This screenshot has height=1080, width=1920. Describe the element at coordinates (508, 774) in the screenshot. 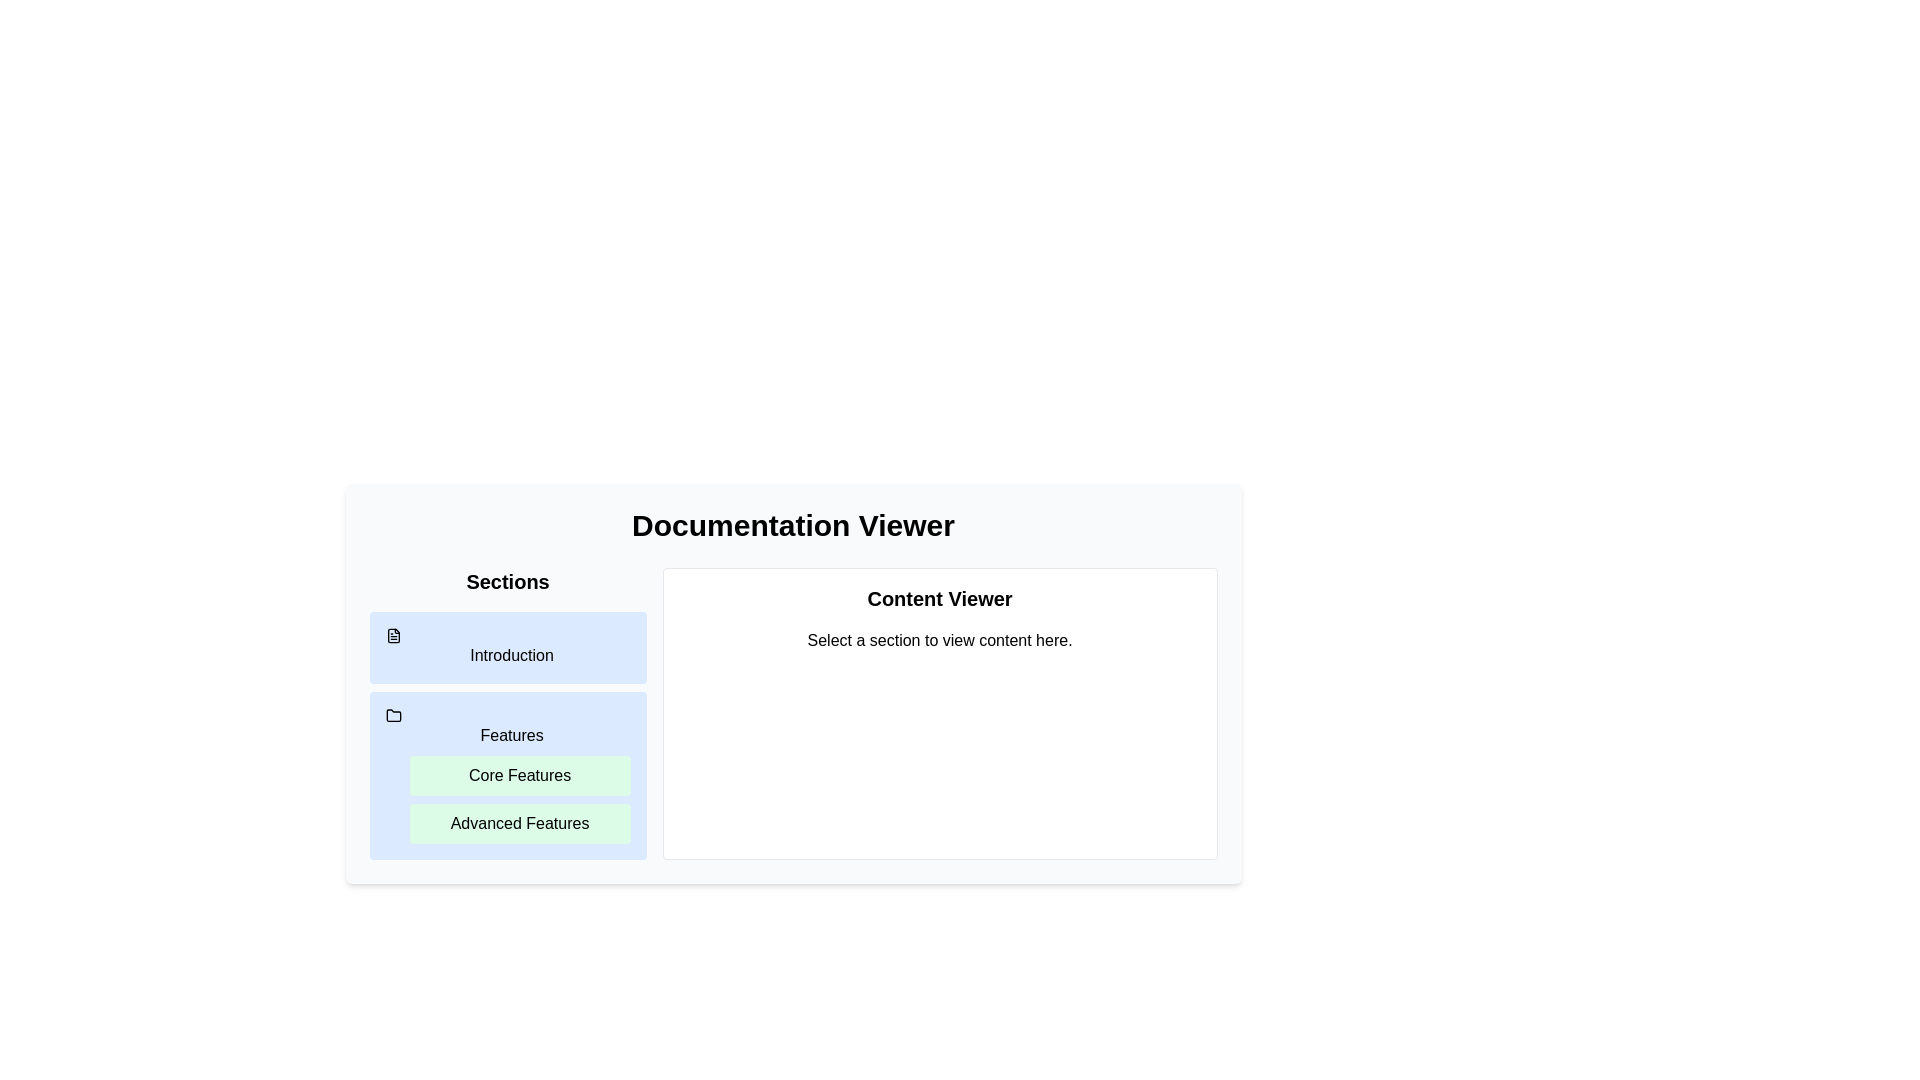

I see `the 'Core Features' button in the collapsible list item under the 'Sections' menu` at that location.